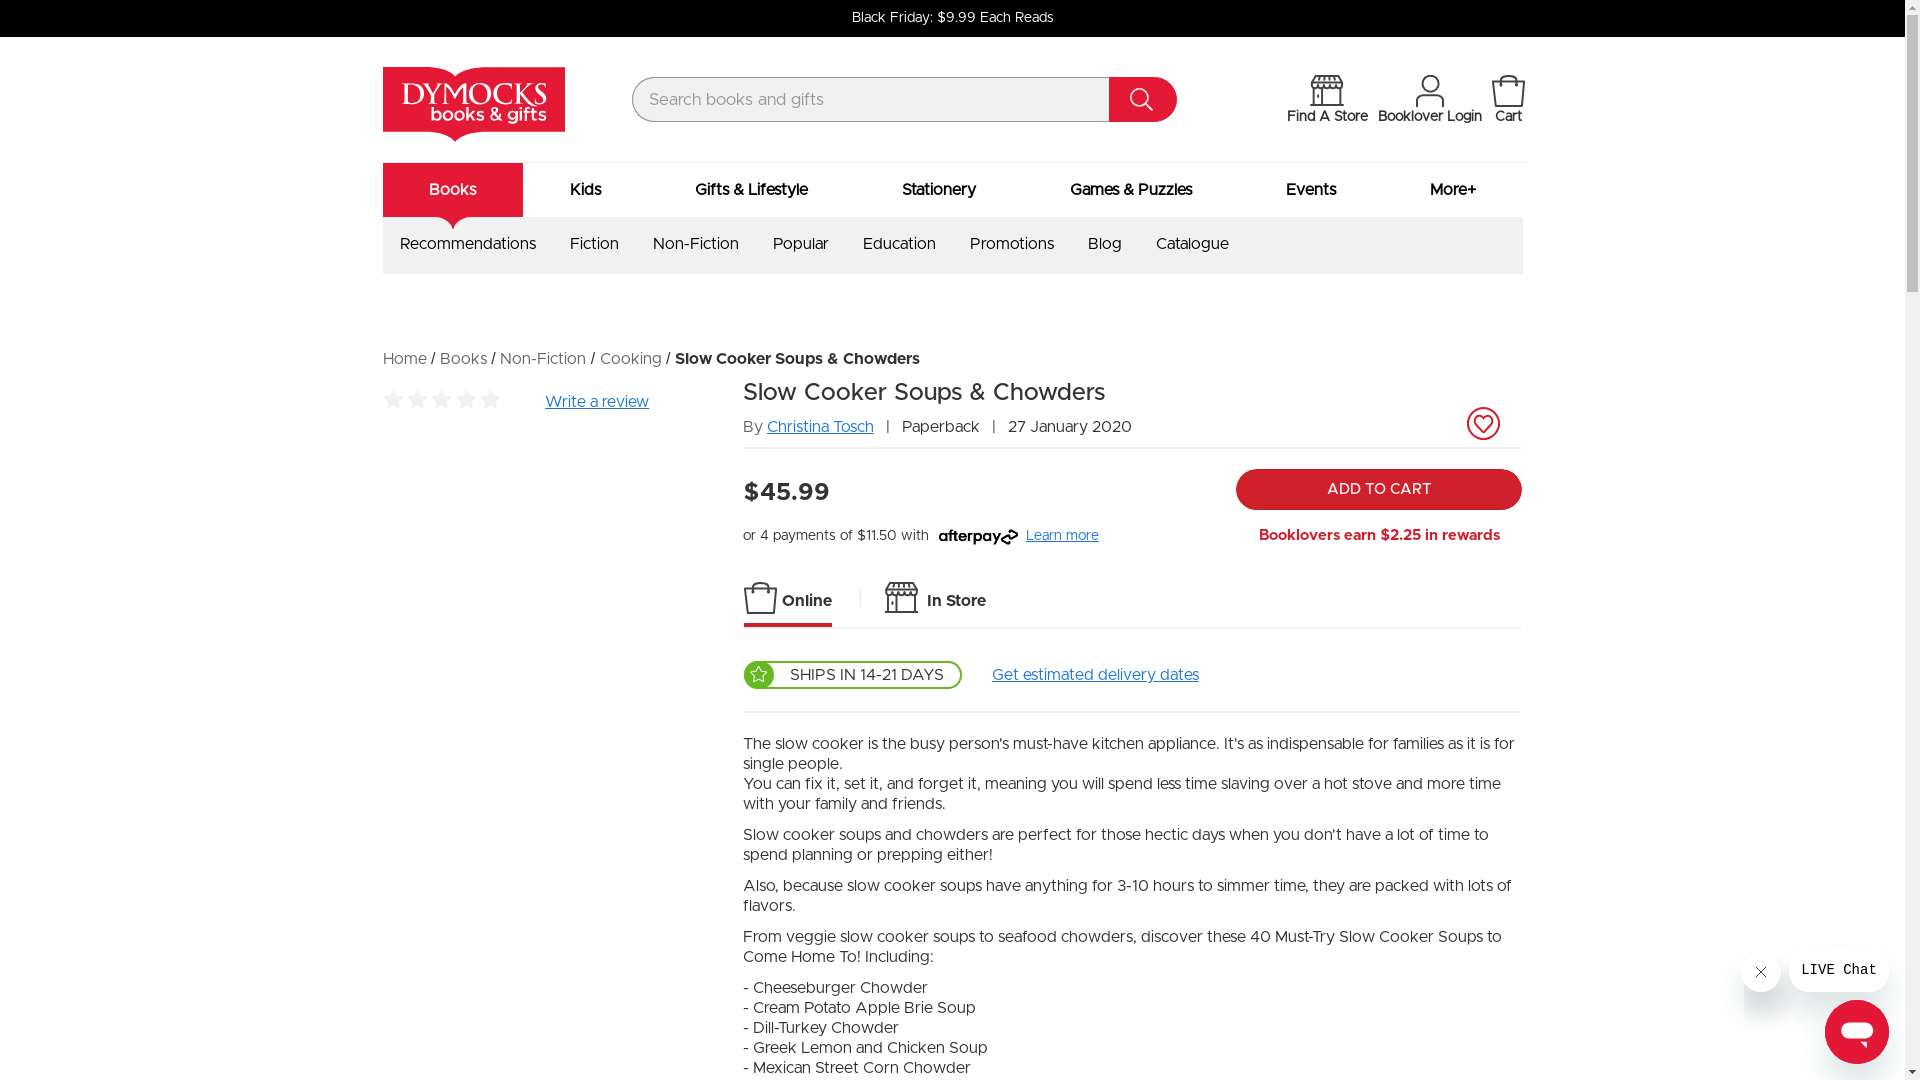  I want to click on 'Cooking', so click(629, 357).